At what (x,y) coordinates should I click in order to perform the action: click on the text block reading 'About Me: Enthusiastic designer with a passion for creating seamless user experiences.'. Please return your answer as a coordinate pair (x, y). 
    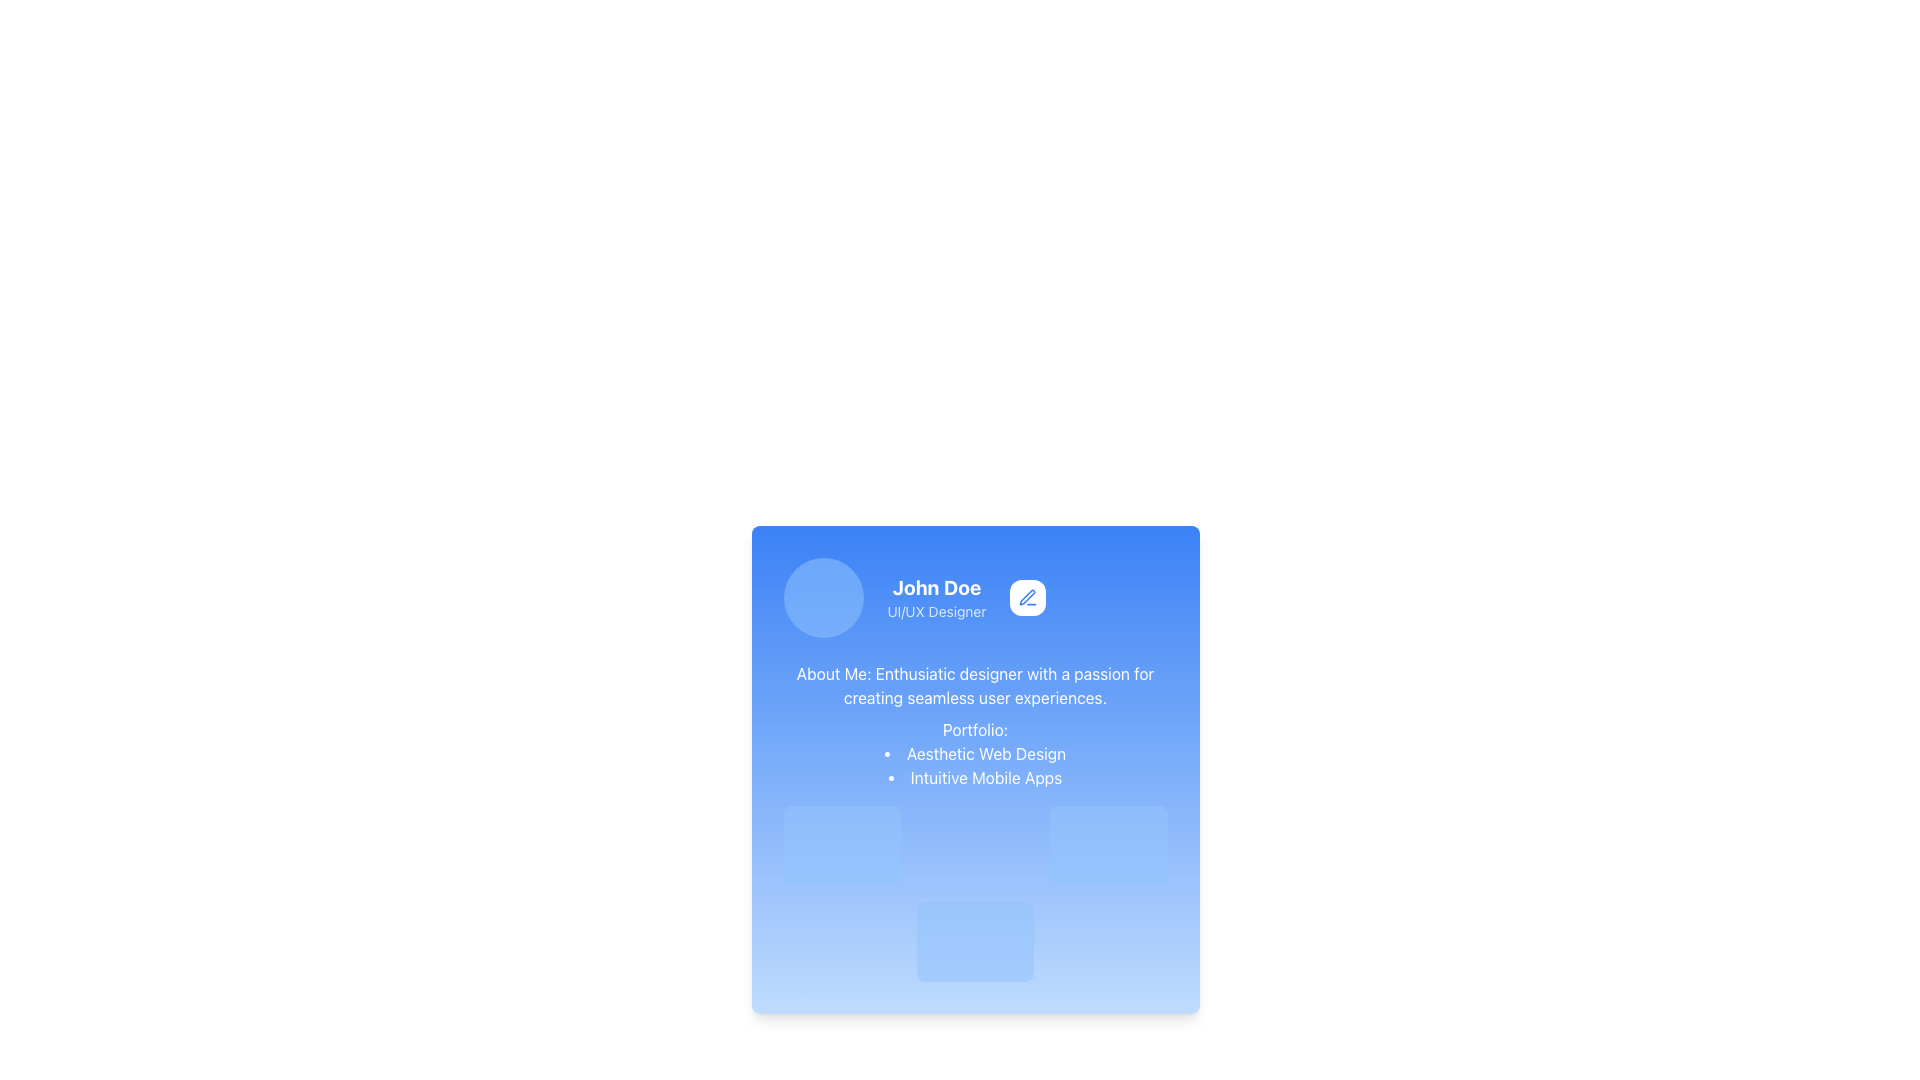
    Looking at the image, I should click on (975, 685).